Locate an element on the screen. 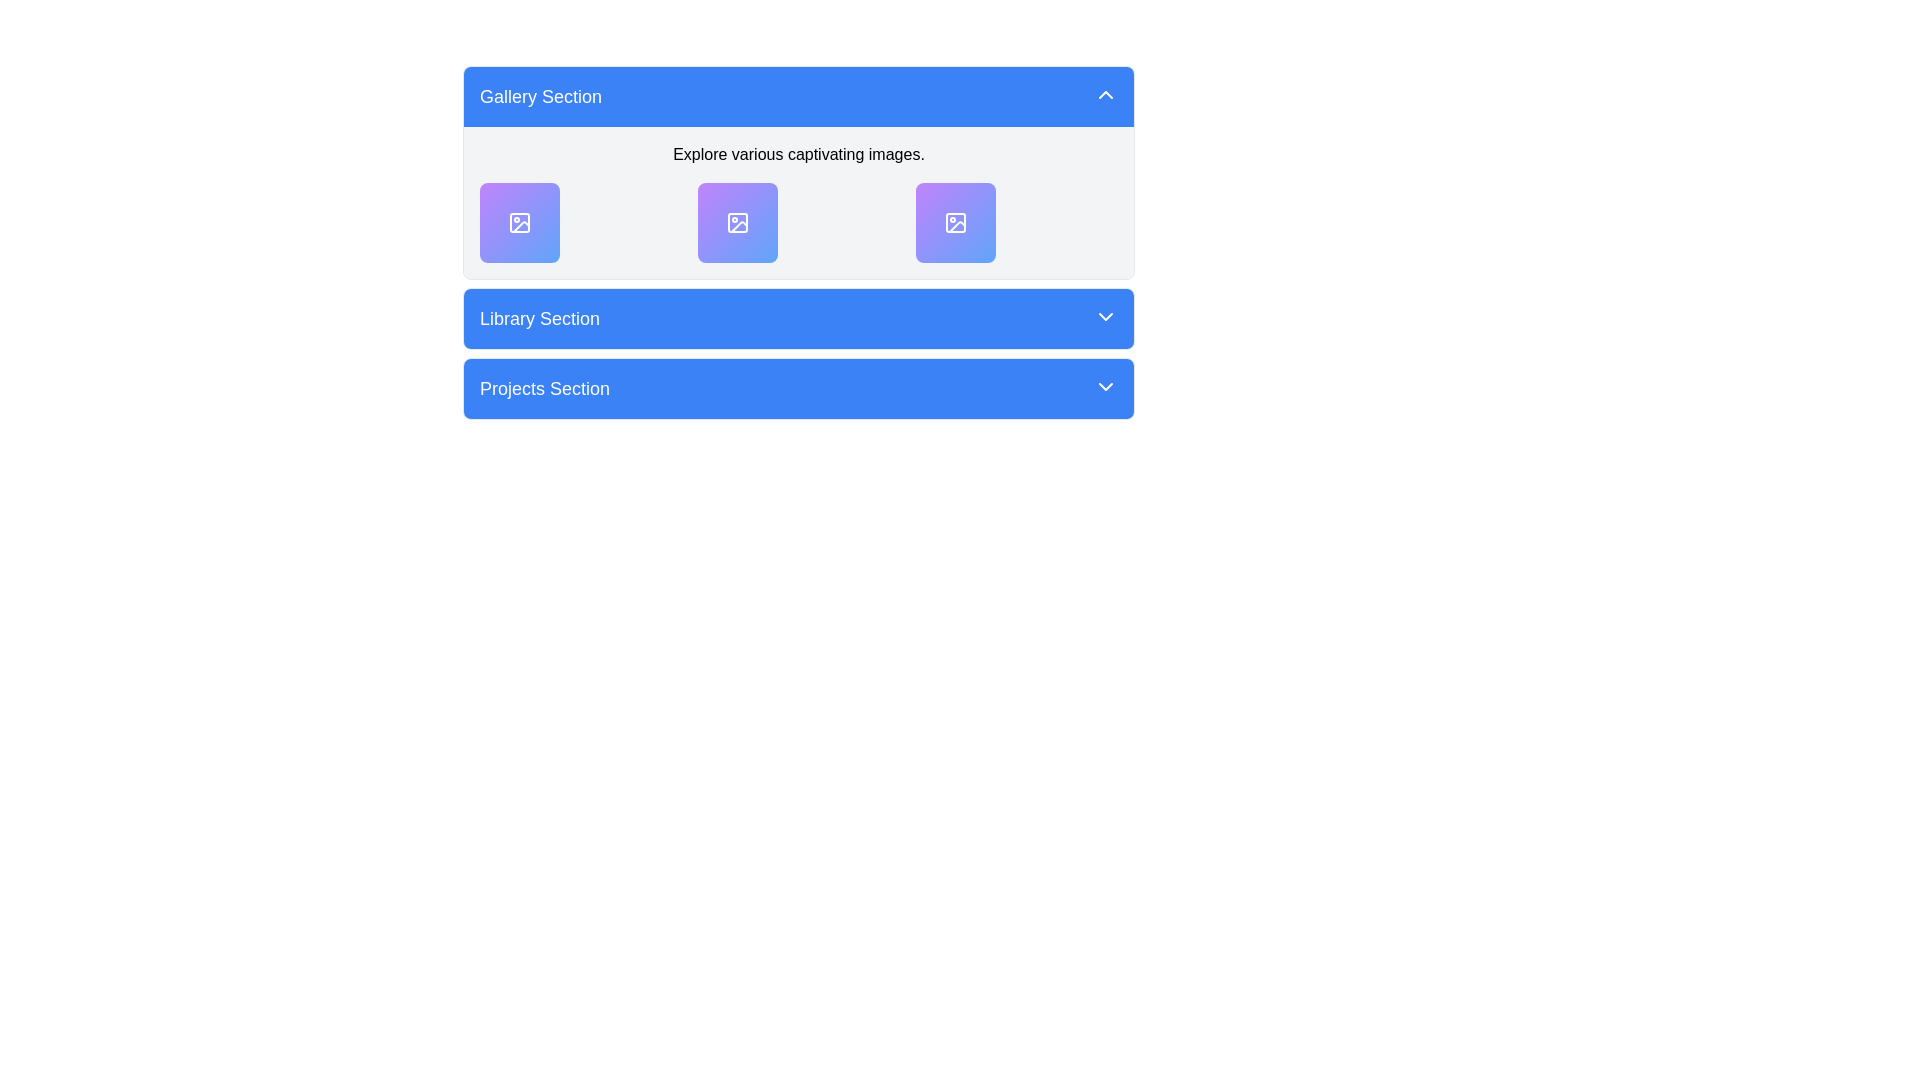 The image size is (1920, 1080). the icon button located at the far right end of the 'Gallery Section' header bar is located at coordinates (1104, 95).